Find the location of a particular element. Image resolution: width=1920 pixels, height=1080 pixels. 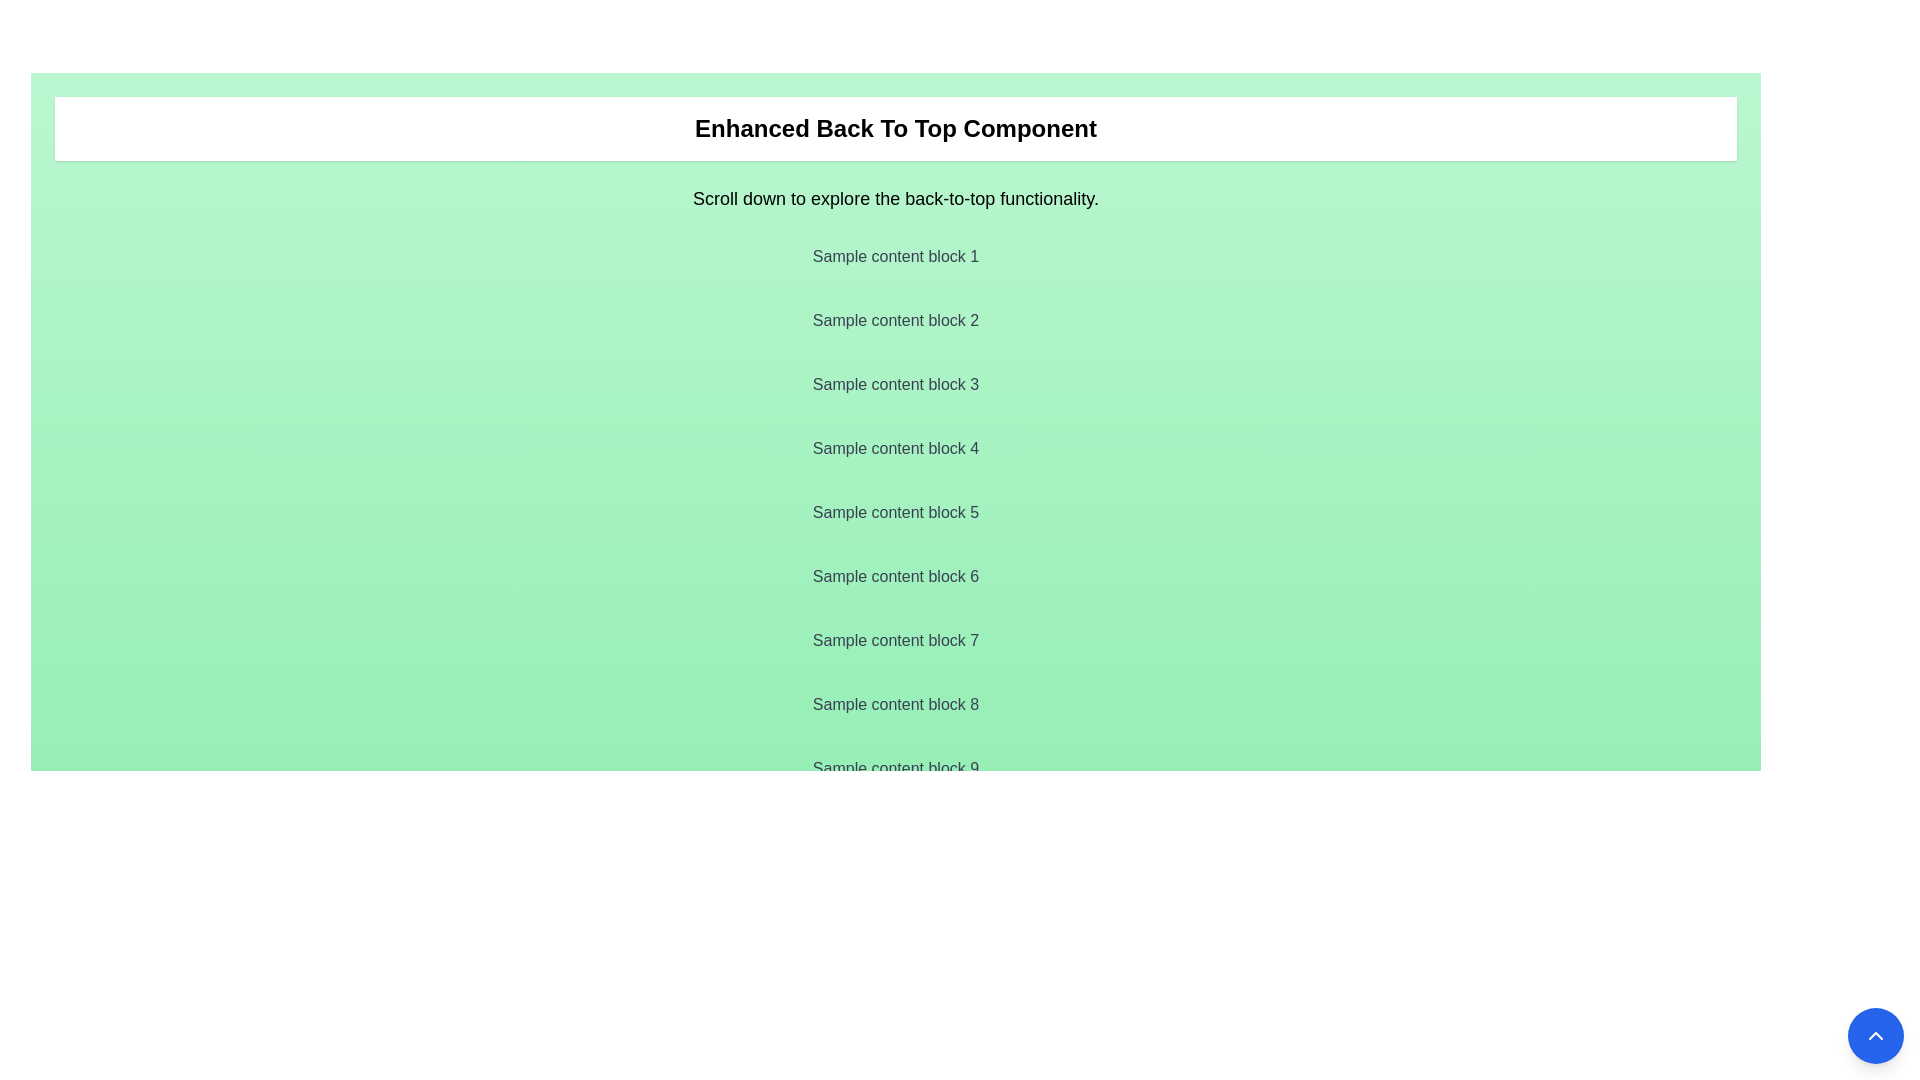

the chevron icon located at the center of the circular button in the bottom-right corner, which is designed for upward scrolling functionality is located at coordinates (1875, 1035).